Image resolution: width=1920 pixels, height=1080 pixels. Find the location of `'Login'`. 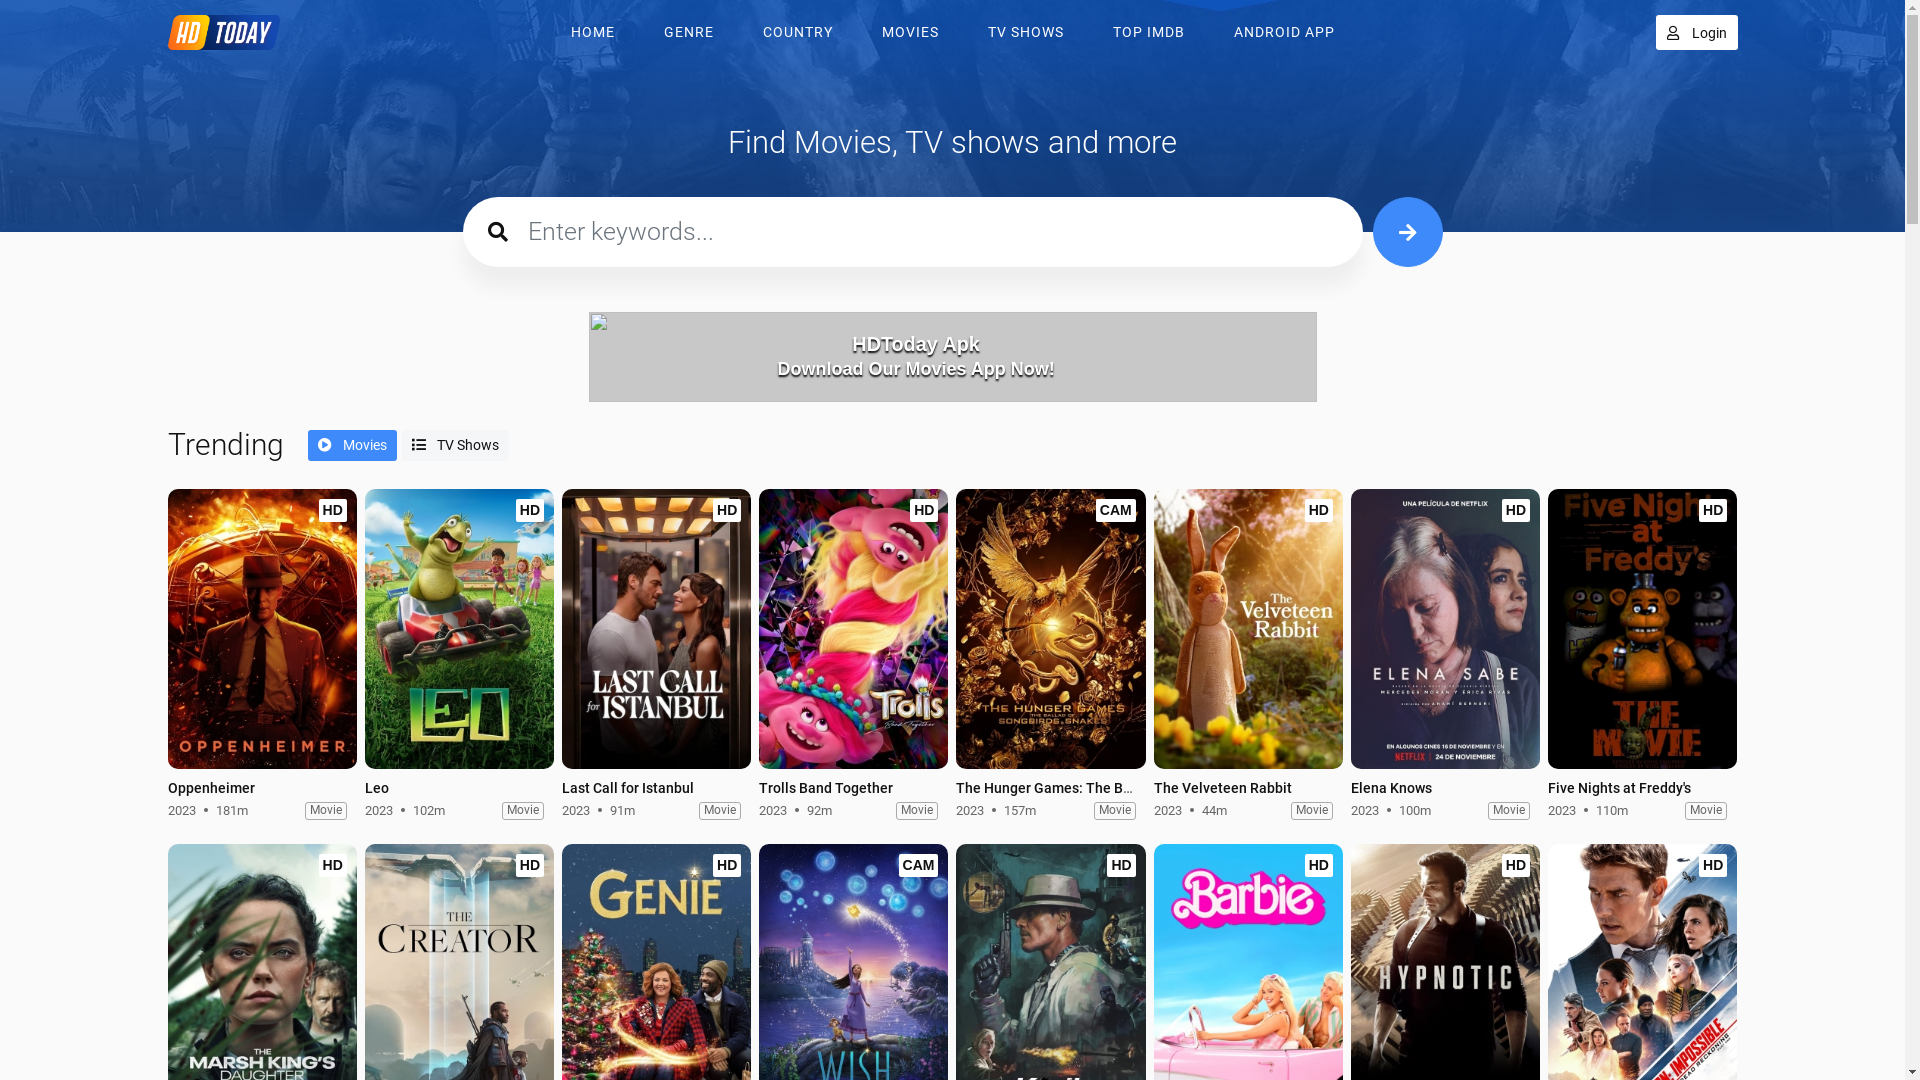

'Login' is located at coordinates (1656, 32).